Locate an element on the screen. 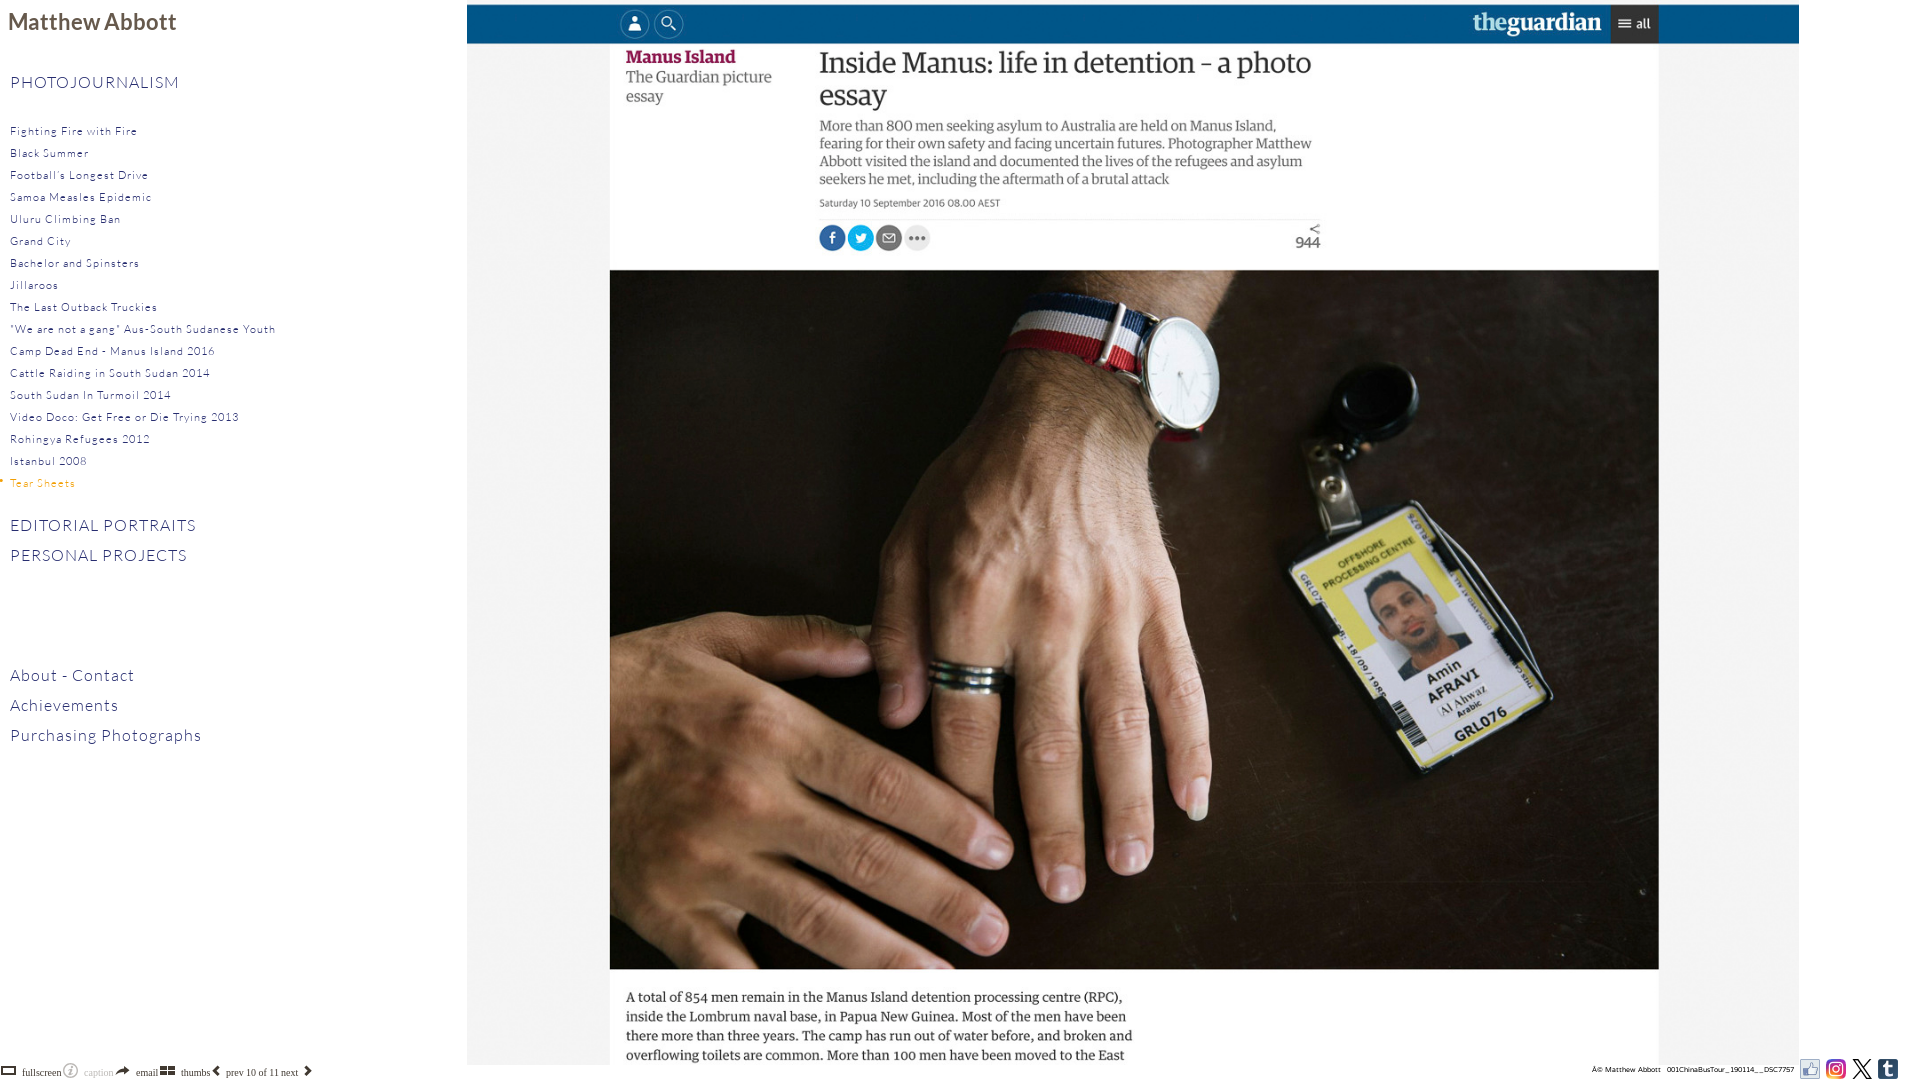  'The Last Outback Truckies' is located at coordinates (82, 307).